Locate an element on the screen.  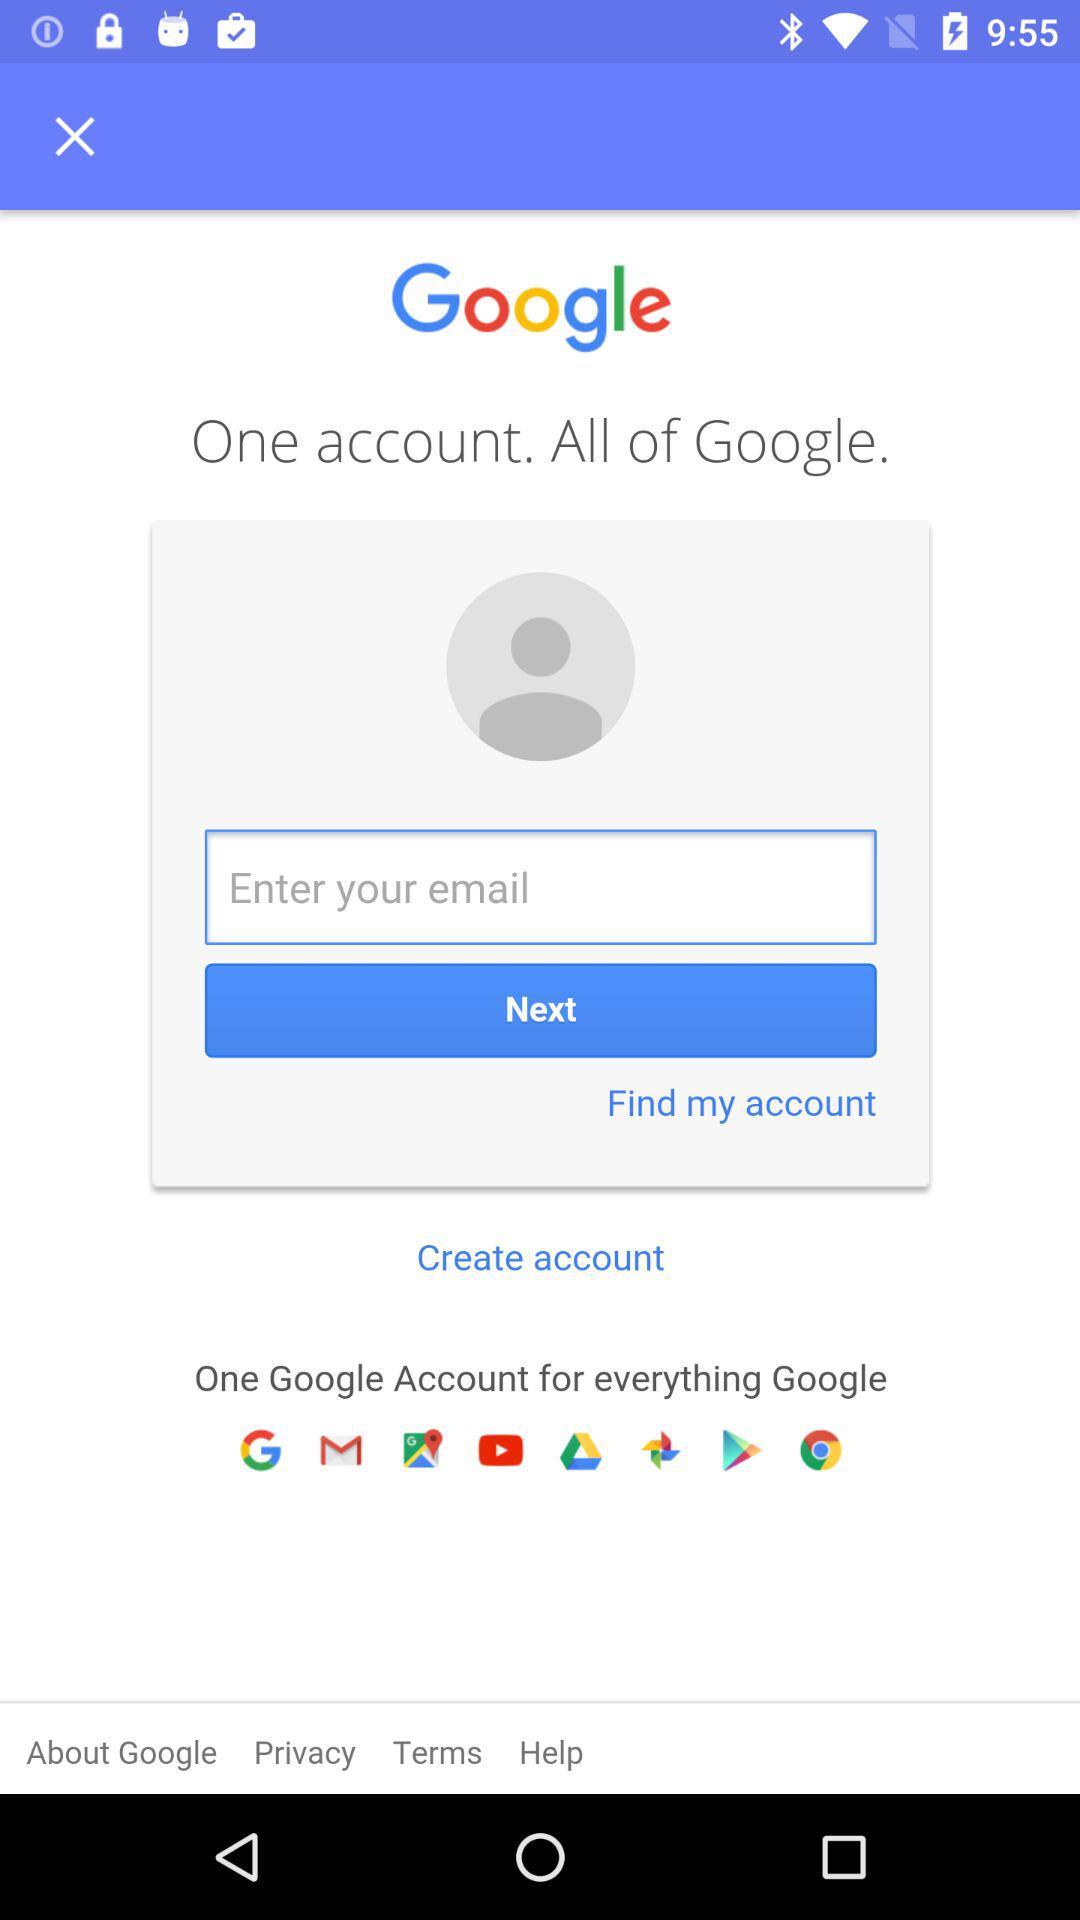
this page is located at coordinates (80, 135).